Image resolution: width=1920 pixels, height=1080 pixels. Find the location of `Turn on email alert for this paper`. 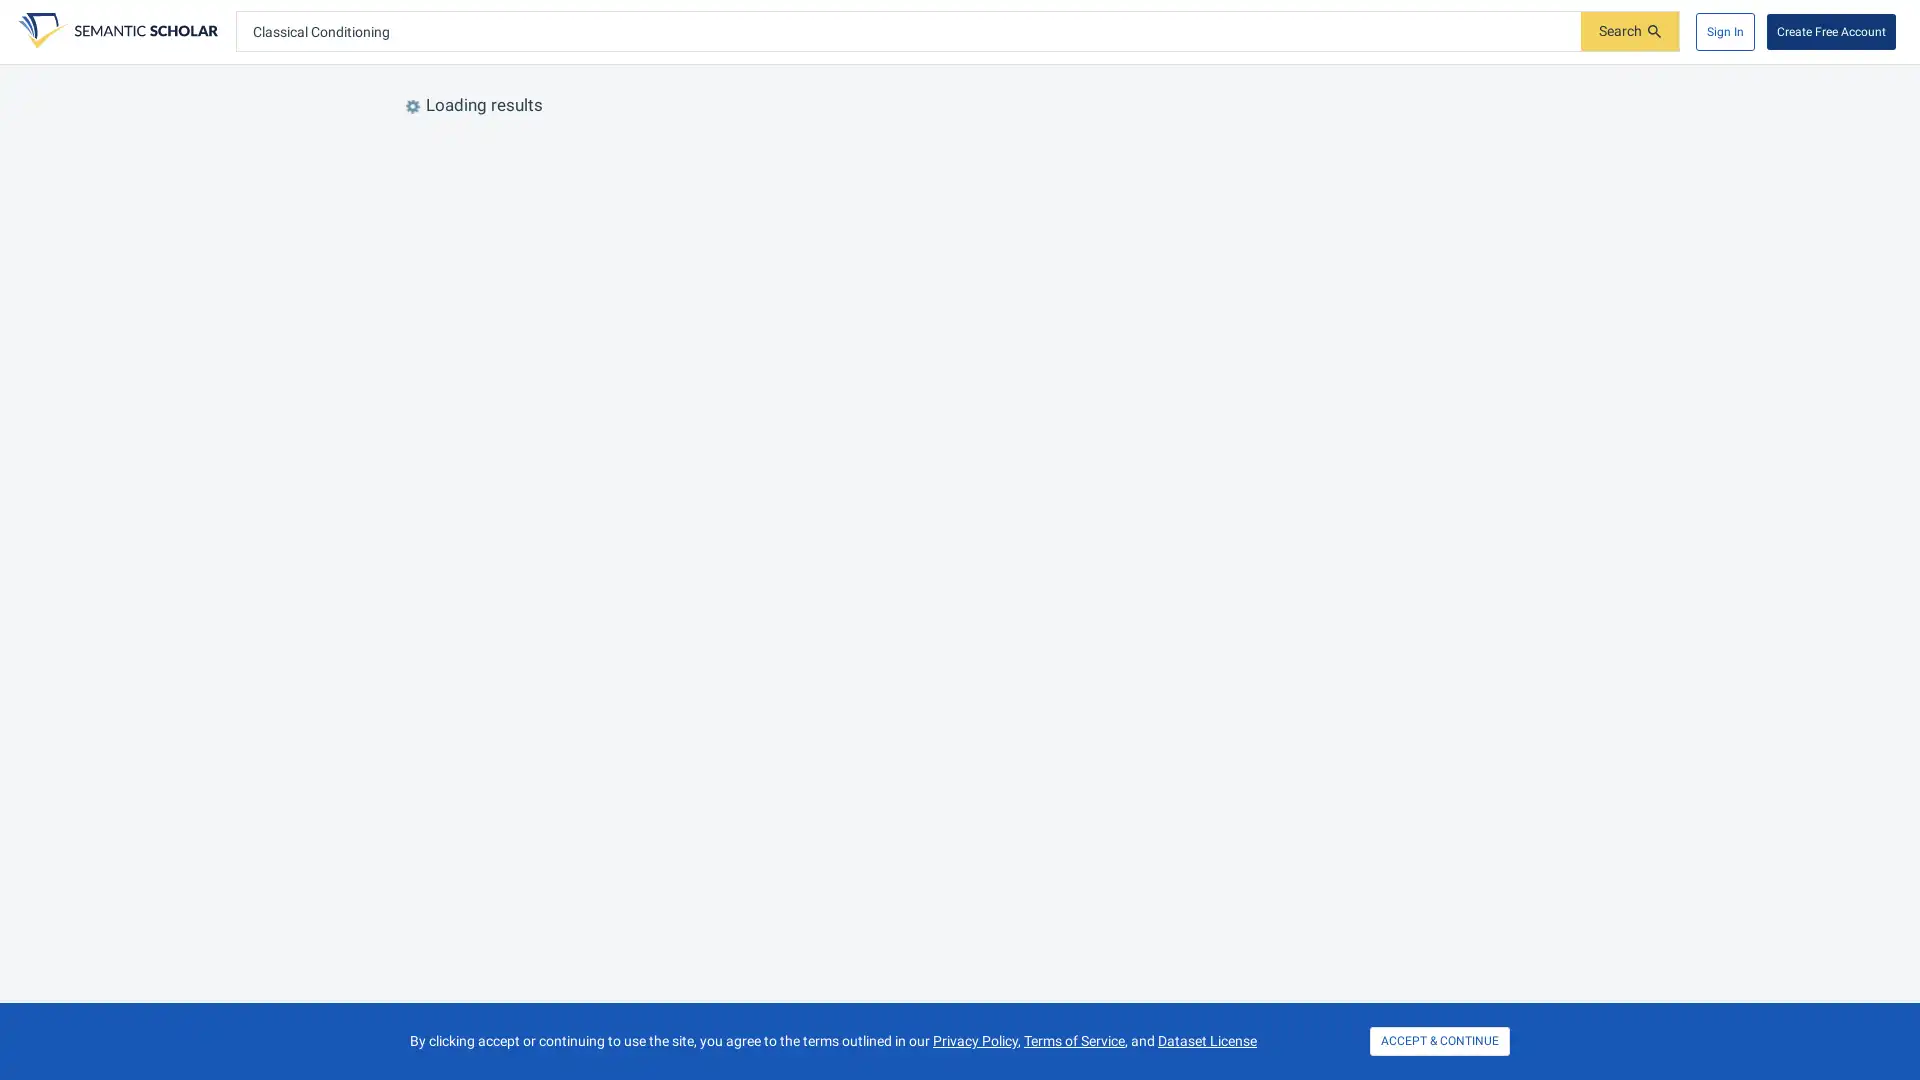

Turn on email alert for this paper is located at coordinates (603, 796).